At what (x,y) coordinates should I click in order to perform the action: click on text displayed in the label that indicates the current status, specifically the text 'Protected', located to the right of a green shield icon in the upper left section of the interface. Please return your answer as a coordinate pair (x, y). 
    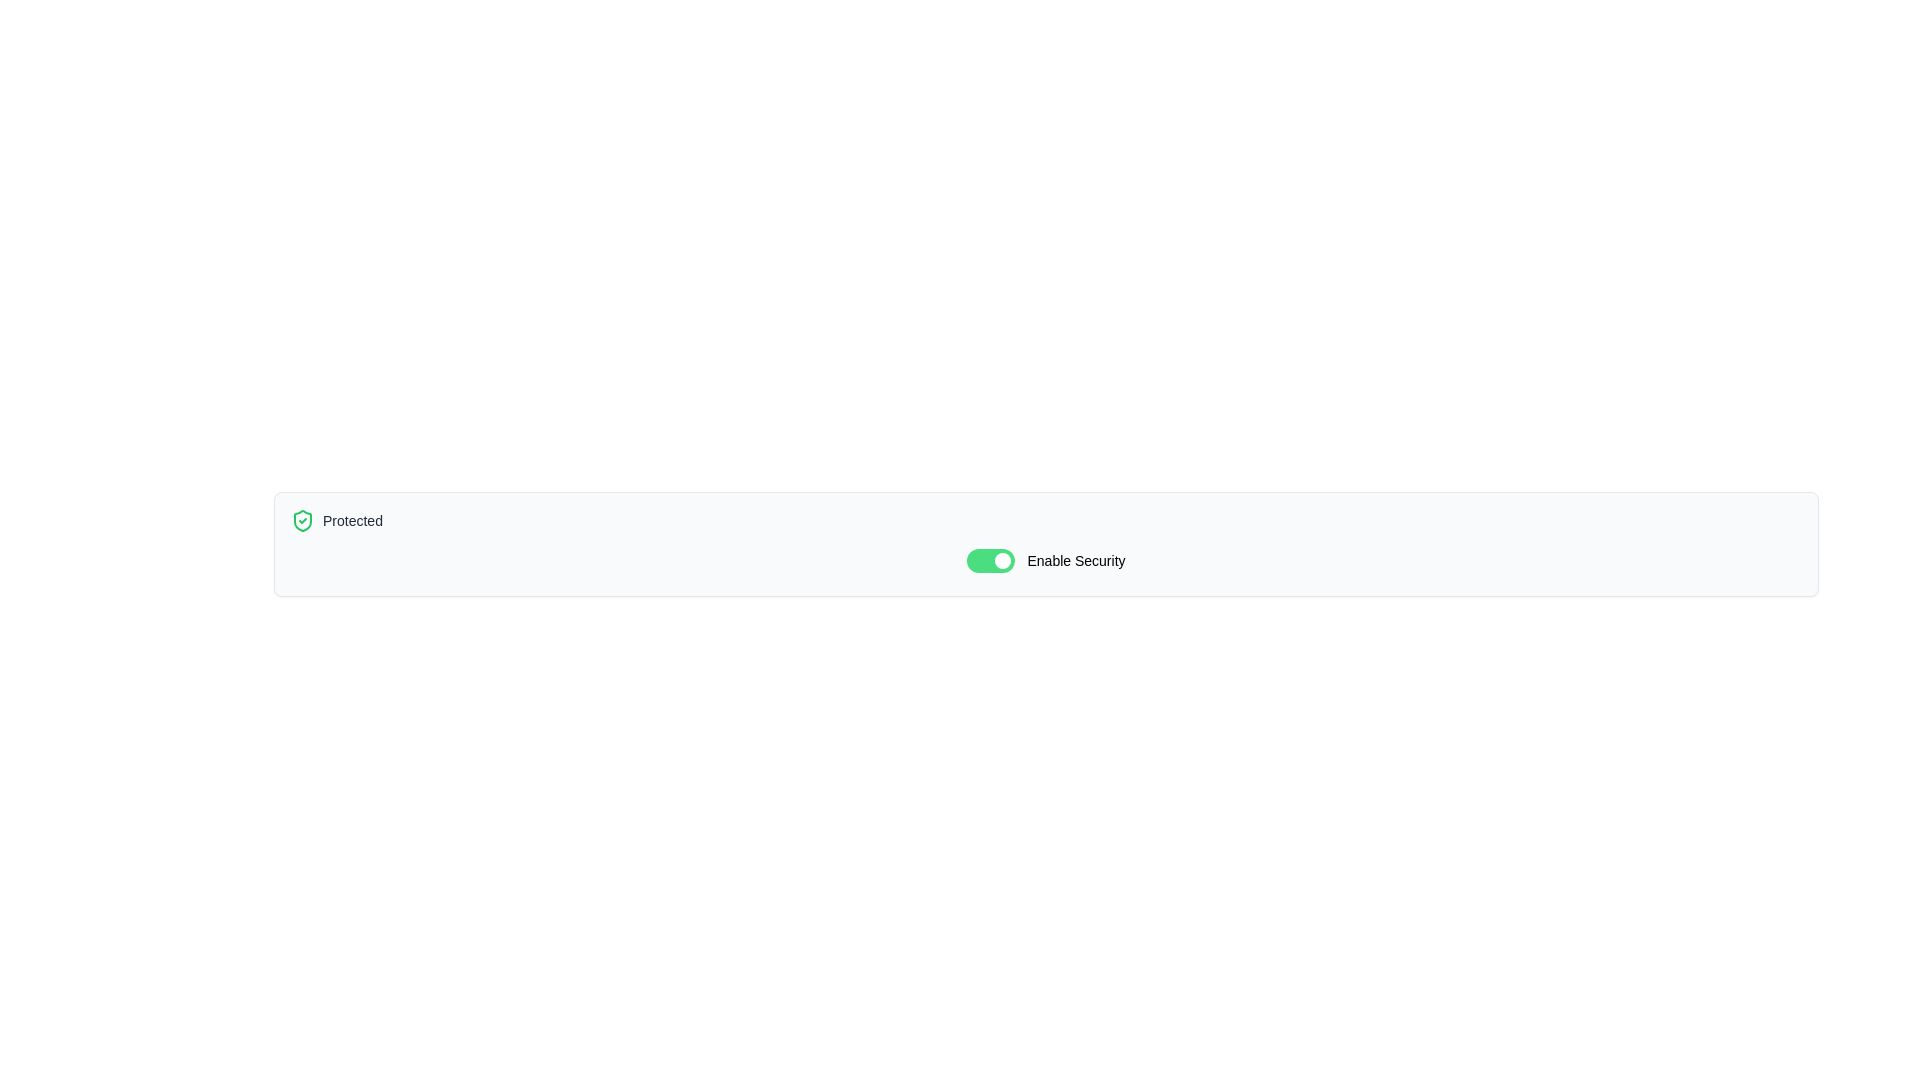
    Looking at the image, I should click on (352, 519).